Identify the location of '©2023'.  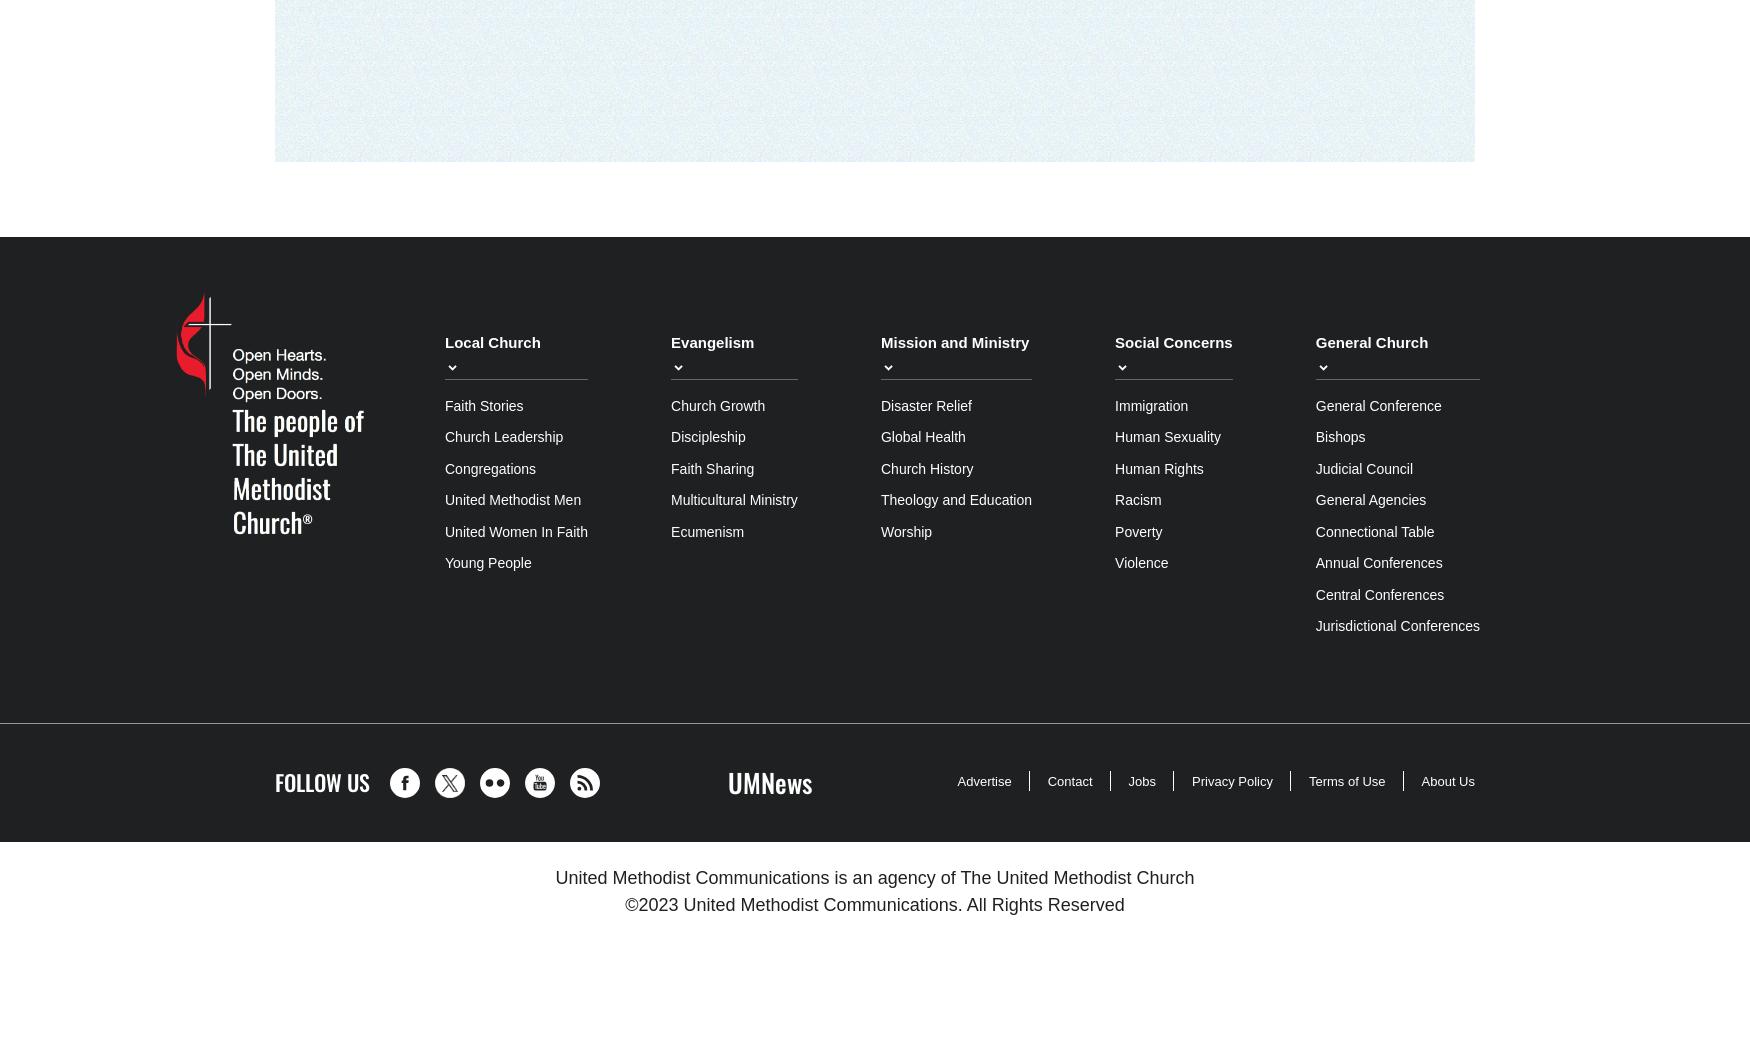
(624, 903).